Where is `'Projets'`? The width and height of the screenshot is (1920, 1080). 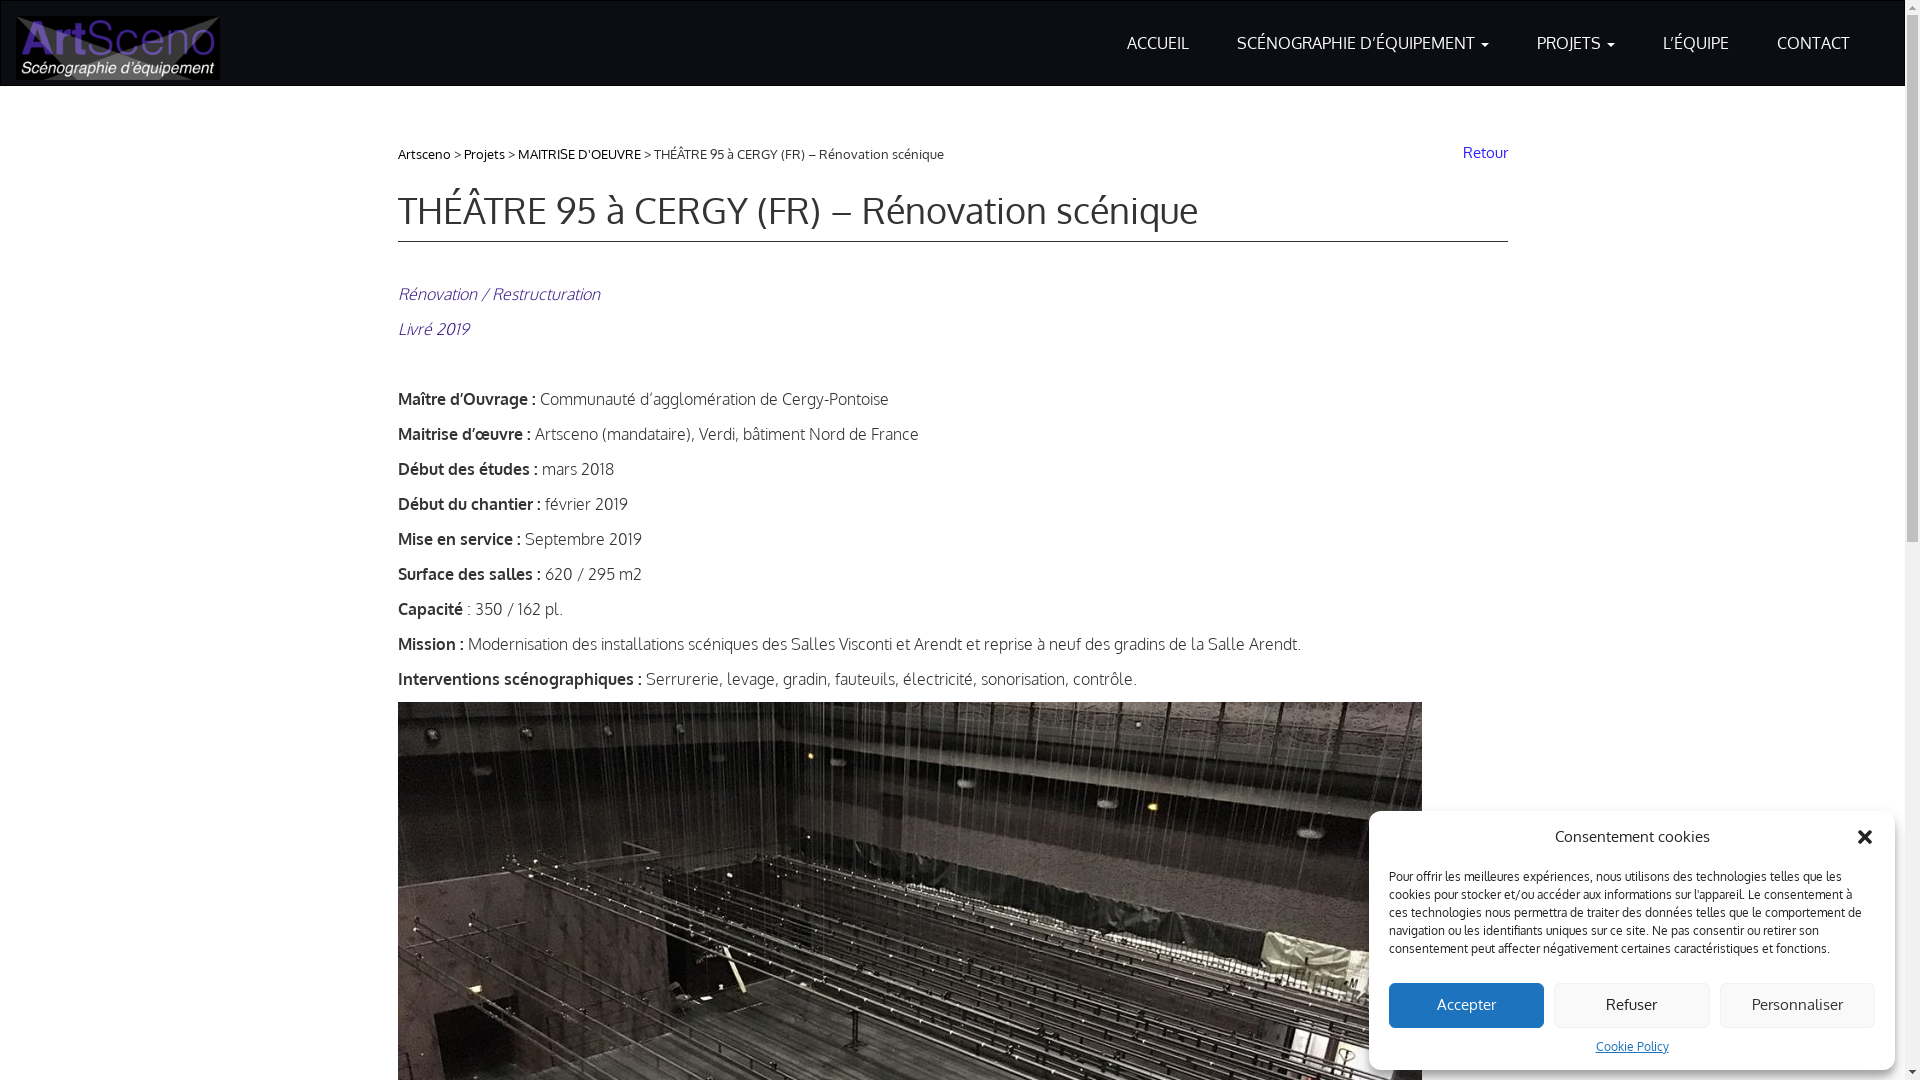 'Projets' is located at coordinates (484, 153).